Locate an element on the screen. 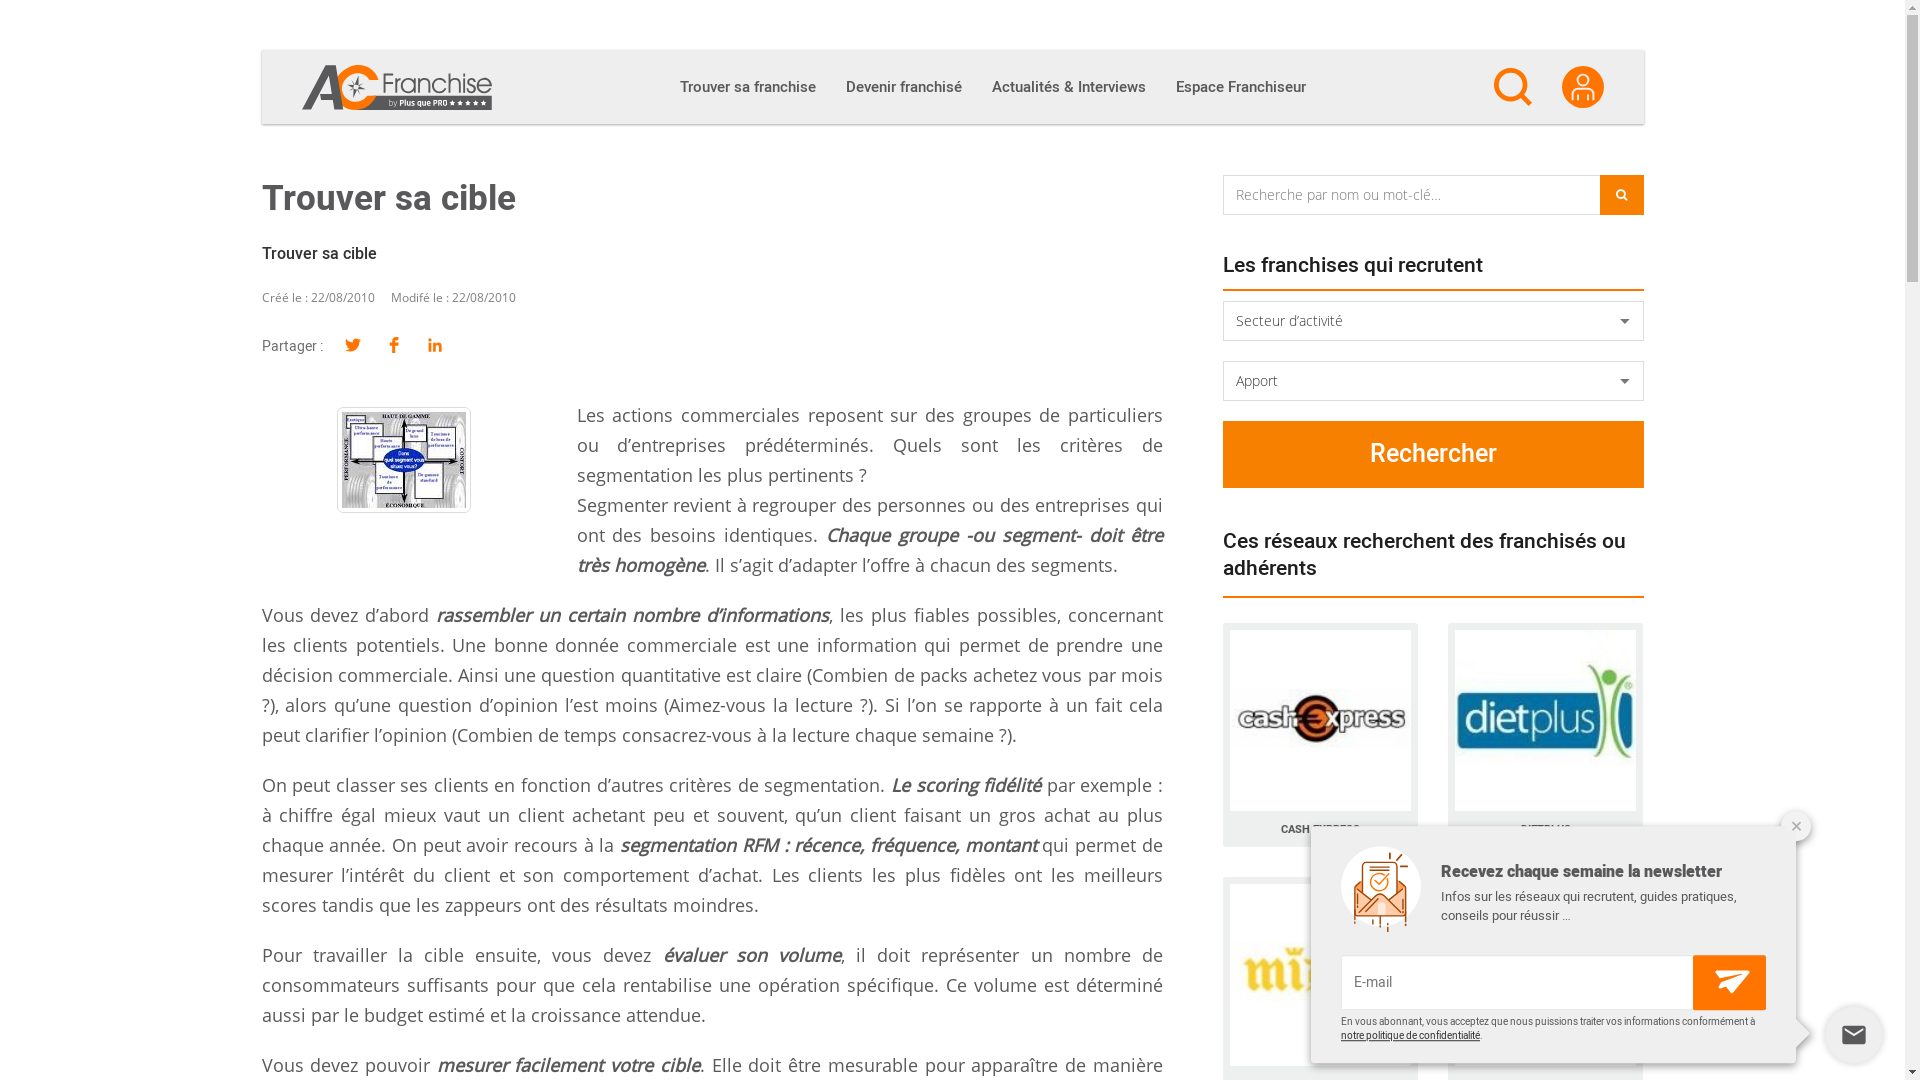 This screenshot has height=1080, width=1920. 'Share on Twitter' is located at coordinates (352, 345).